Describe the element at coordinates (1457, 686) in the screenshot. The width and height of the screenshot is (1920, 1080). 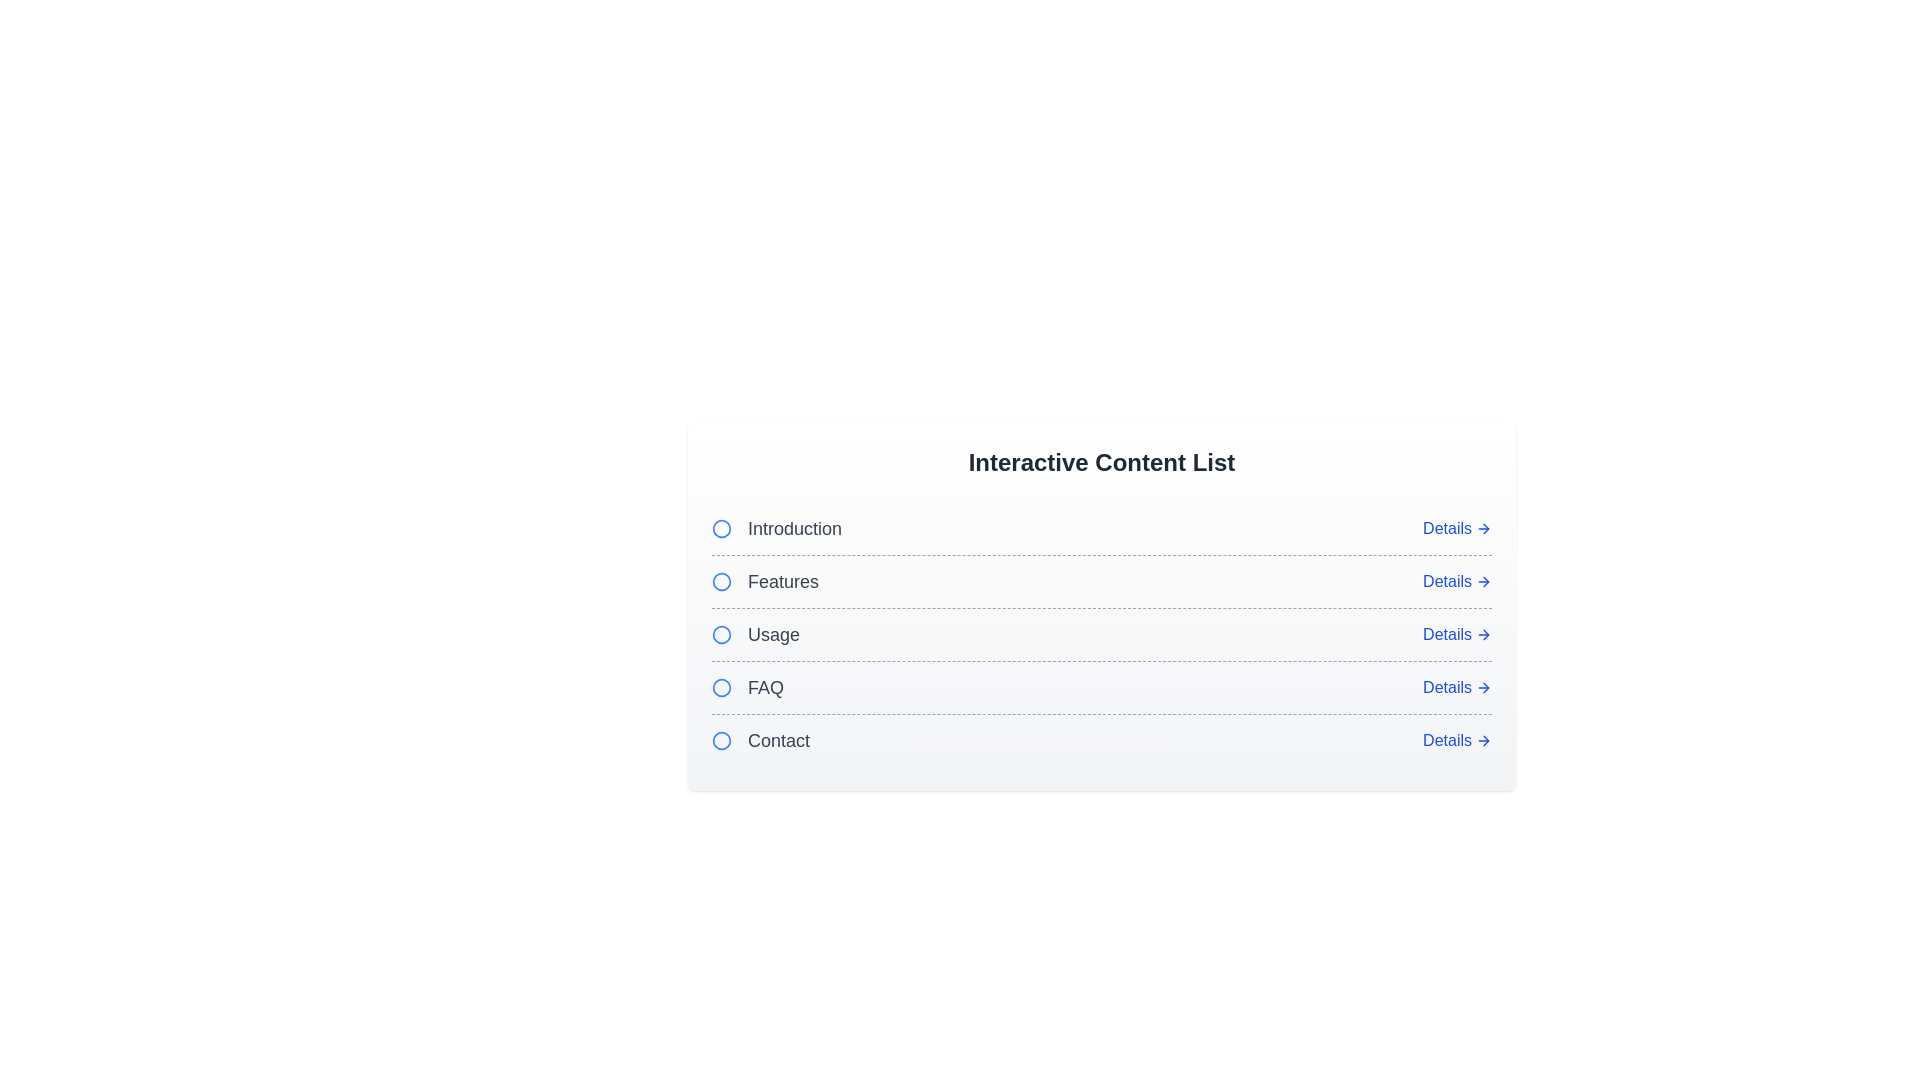
I see `the interactive link located at the far-right of the 'FAQ' section` at that location.